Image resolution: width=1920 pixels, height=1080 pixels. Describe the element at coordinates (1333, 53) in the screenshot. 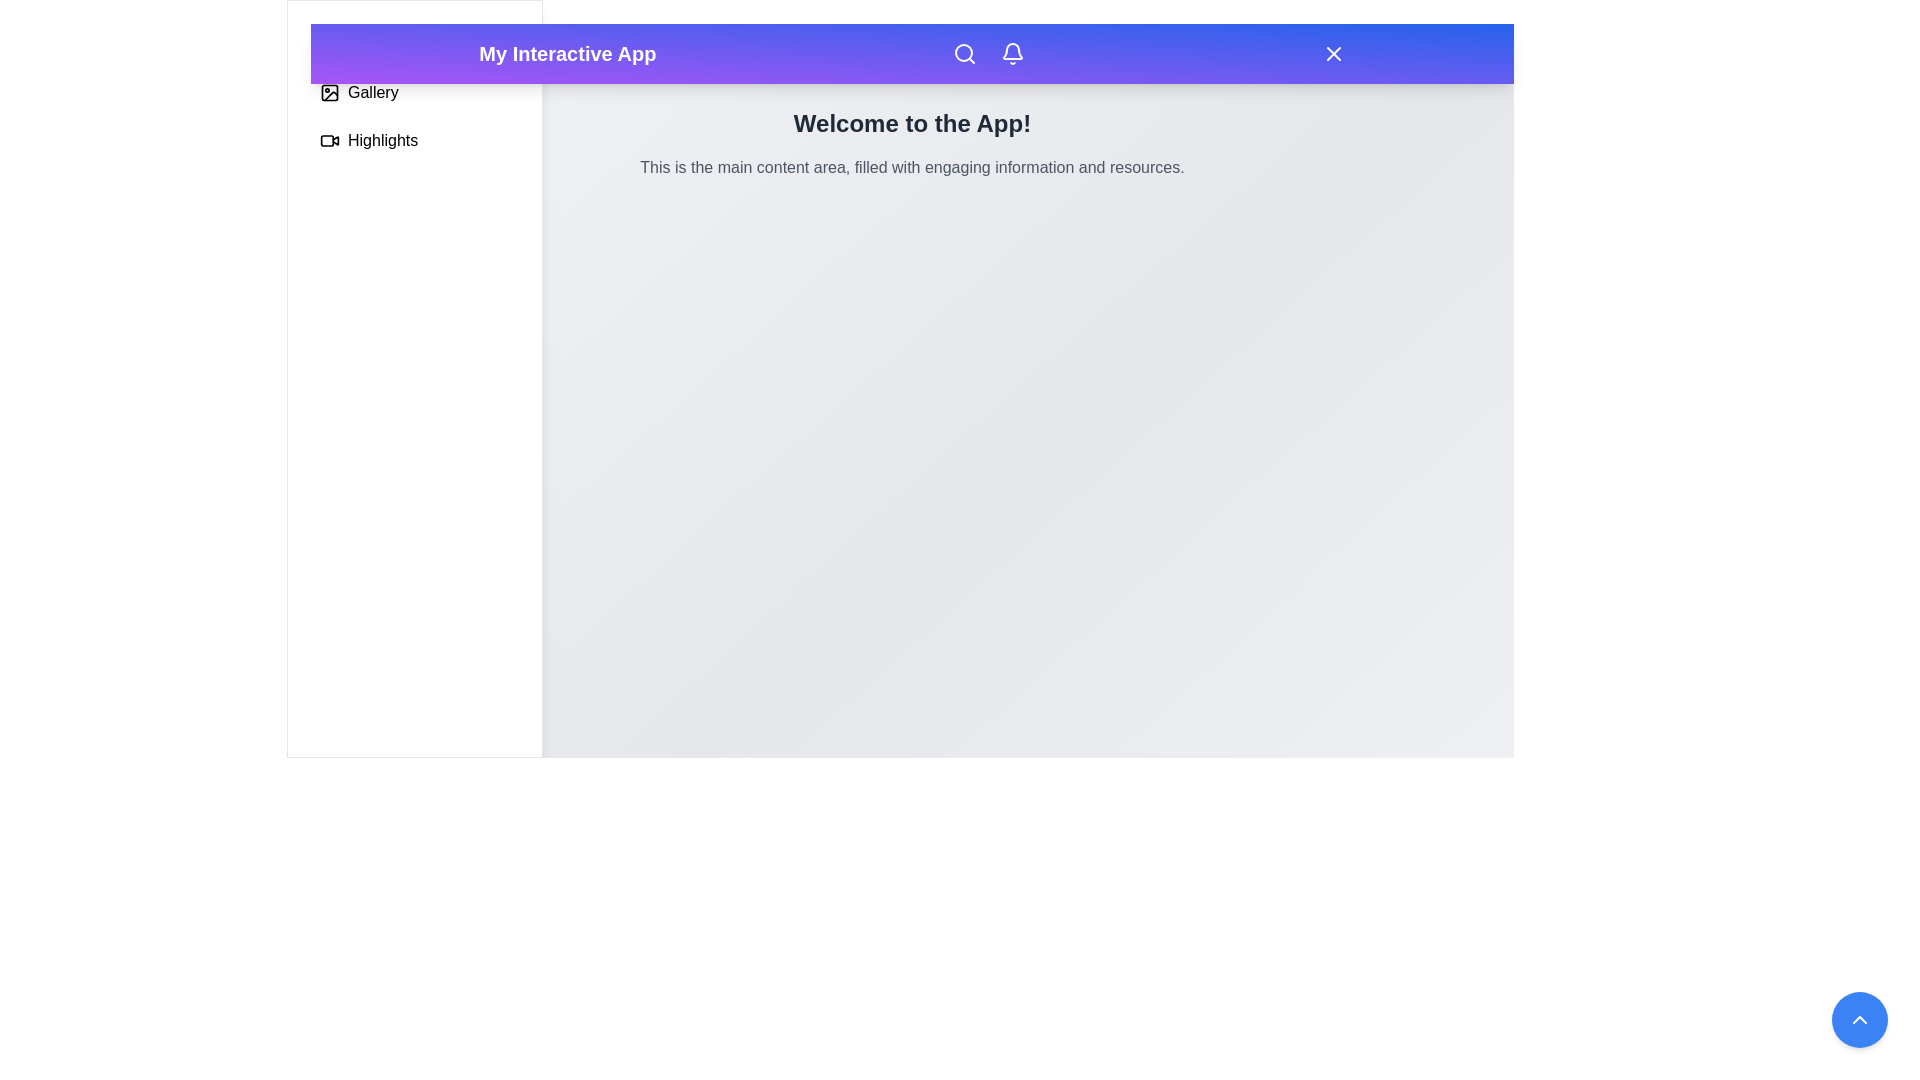

I see `the close icon (SVG) located on the right side of the top navigation bar` at that location.